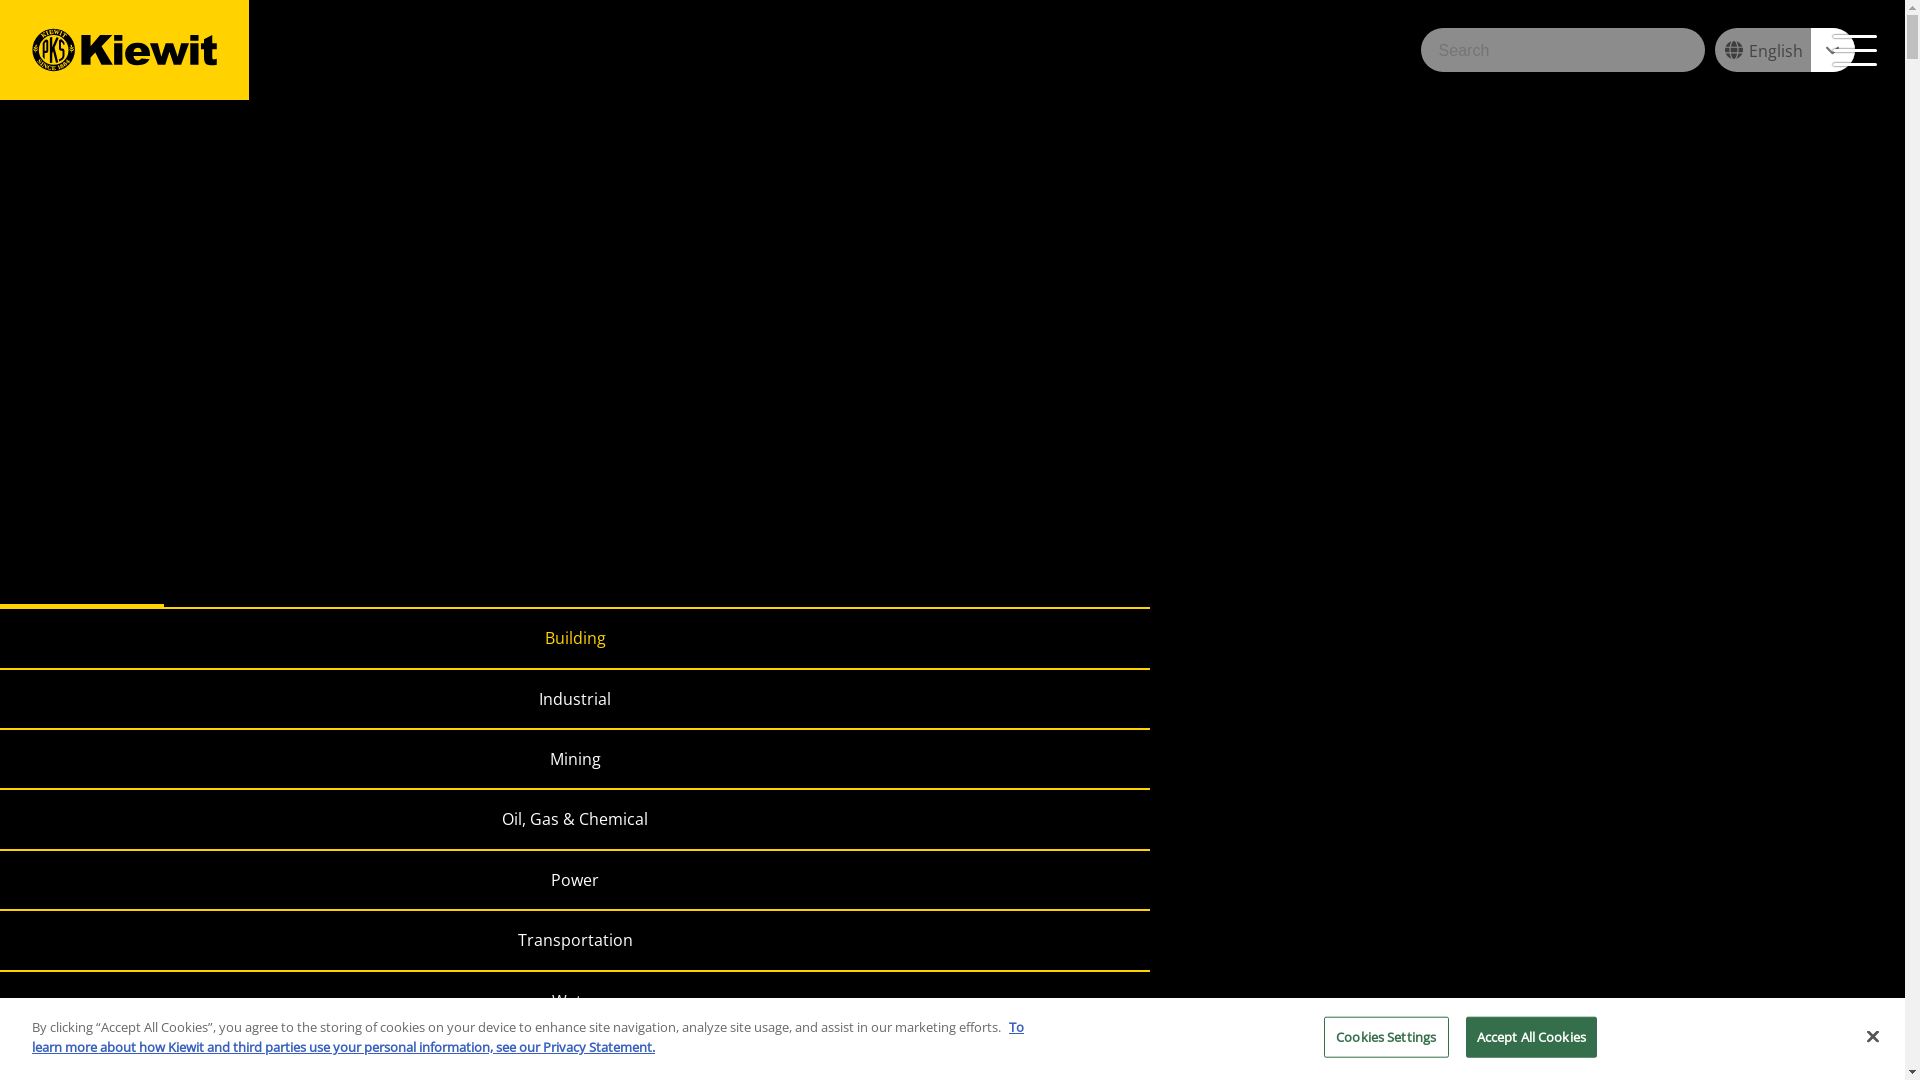 The image size is (1920, 1080). I want to click on 'Kiewit Corporation', so click(123, 49).